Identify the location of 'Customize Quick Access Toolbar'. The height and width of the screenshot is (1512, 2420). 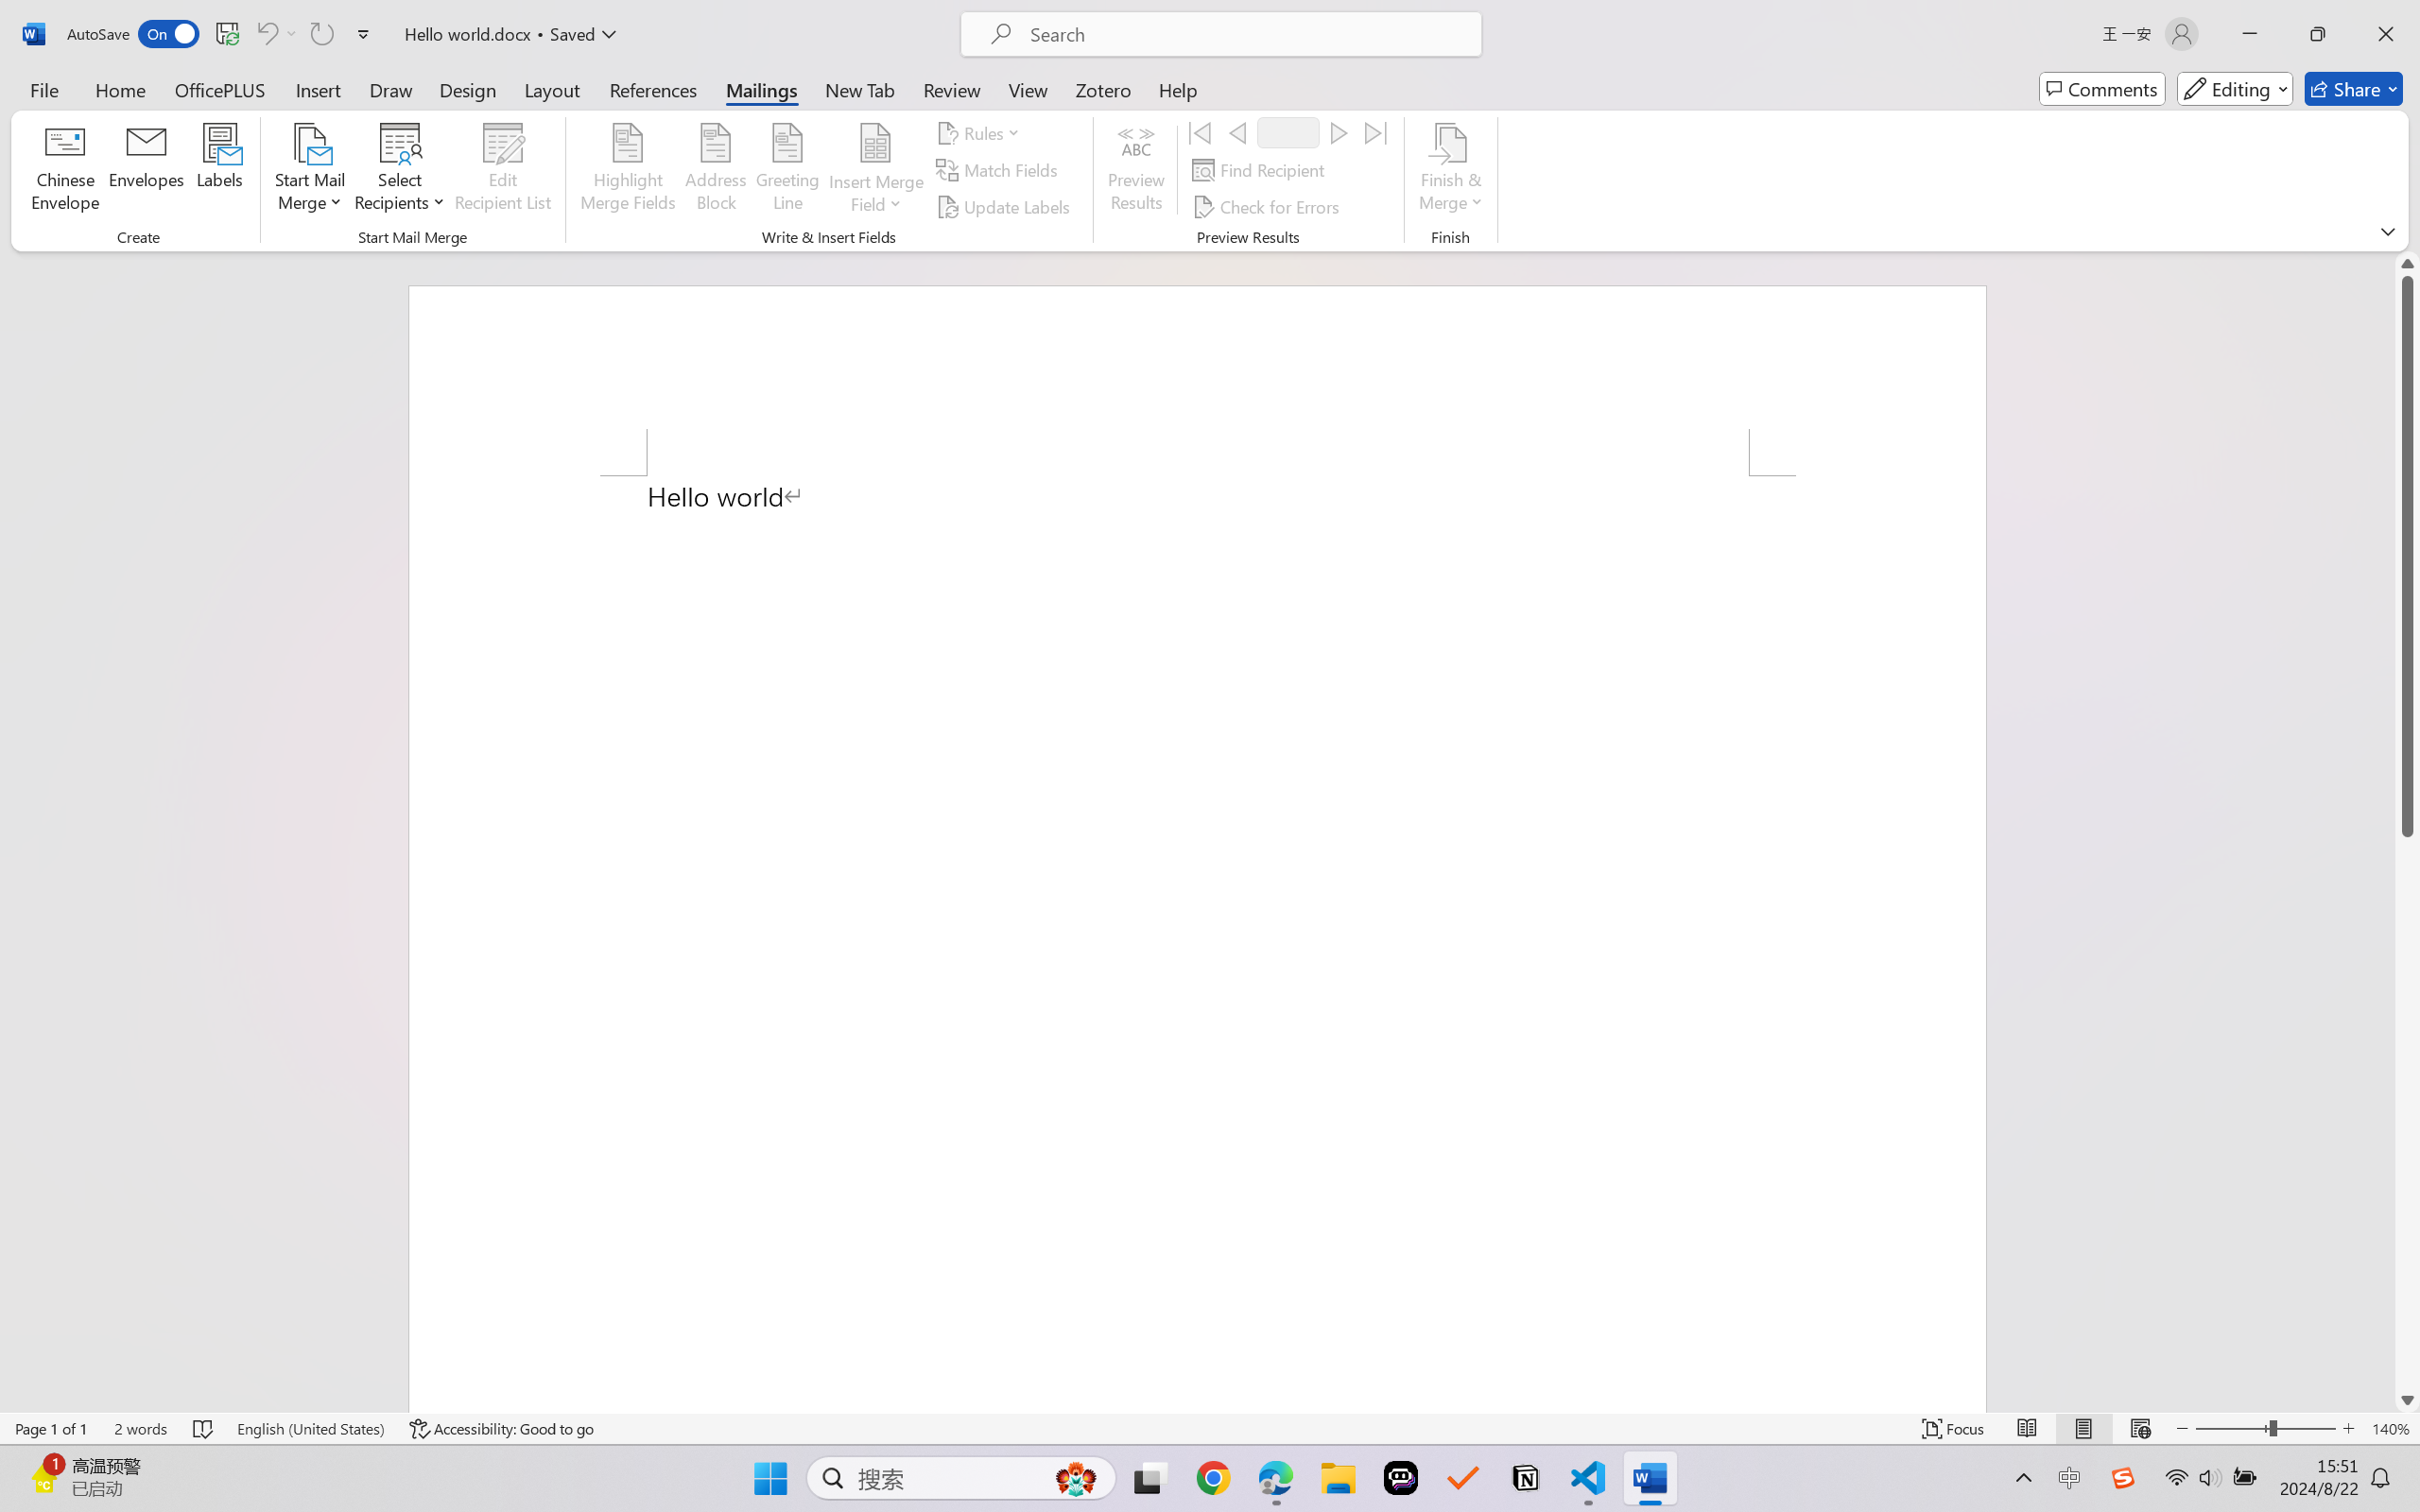
(363, 33).